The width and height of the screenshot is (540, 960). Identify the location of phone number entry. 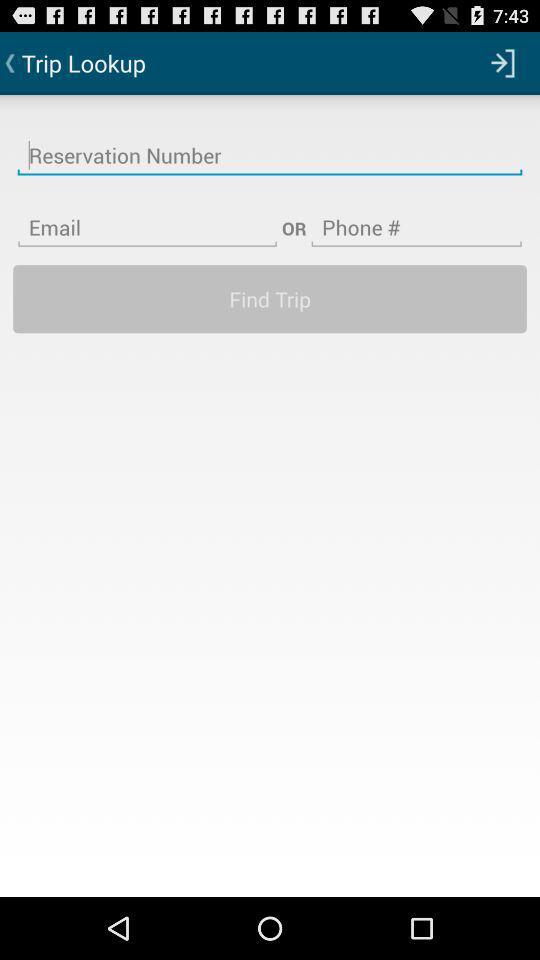
(415, 215).